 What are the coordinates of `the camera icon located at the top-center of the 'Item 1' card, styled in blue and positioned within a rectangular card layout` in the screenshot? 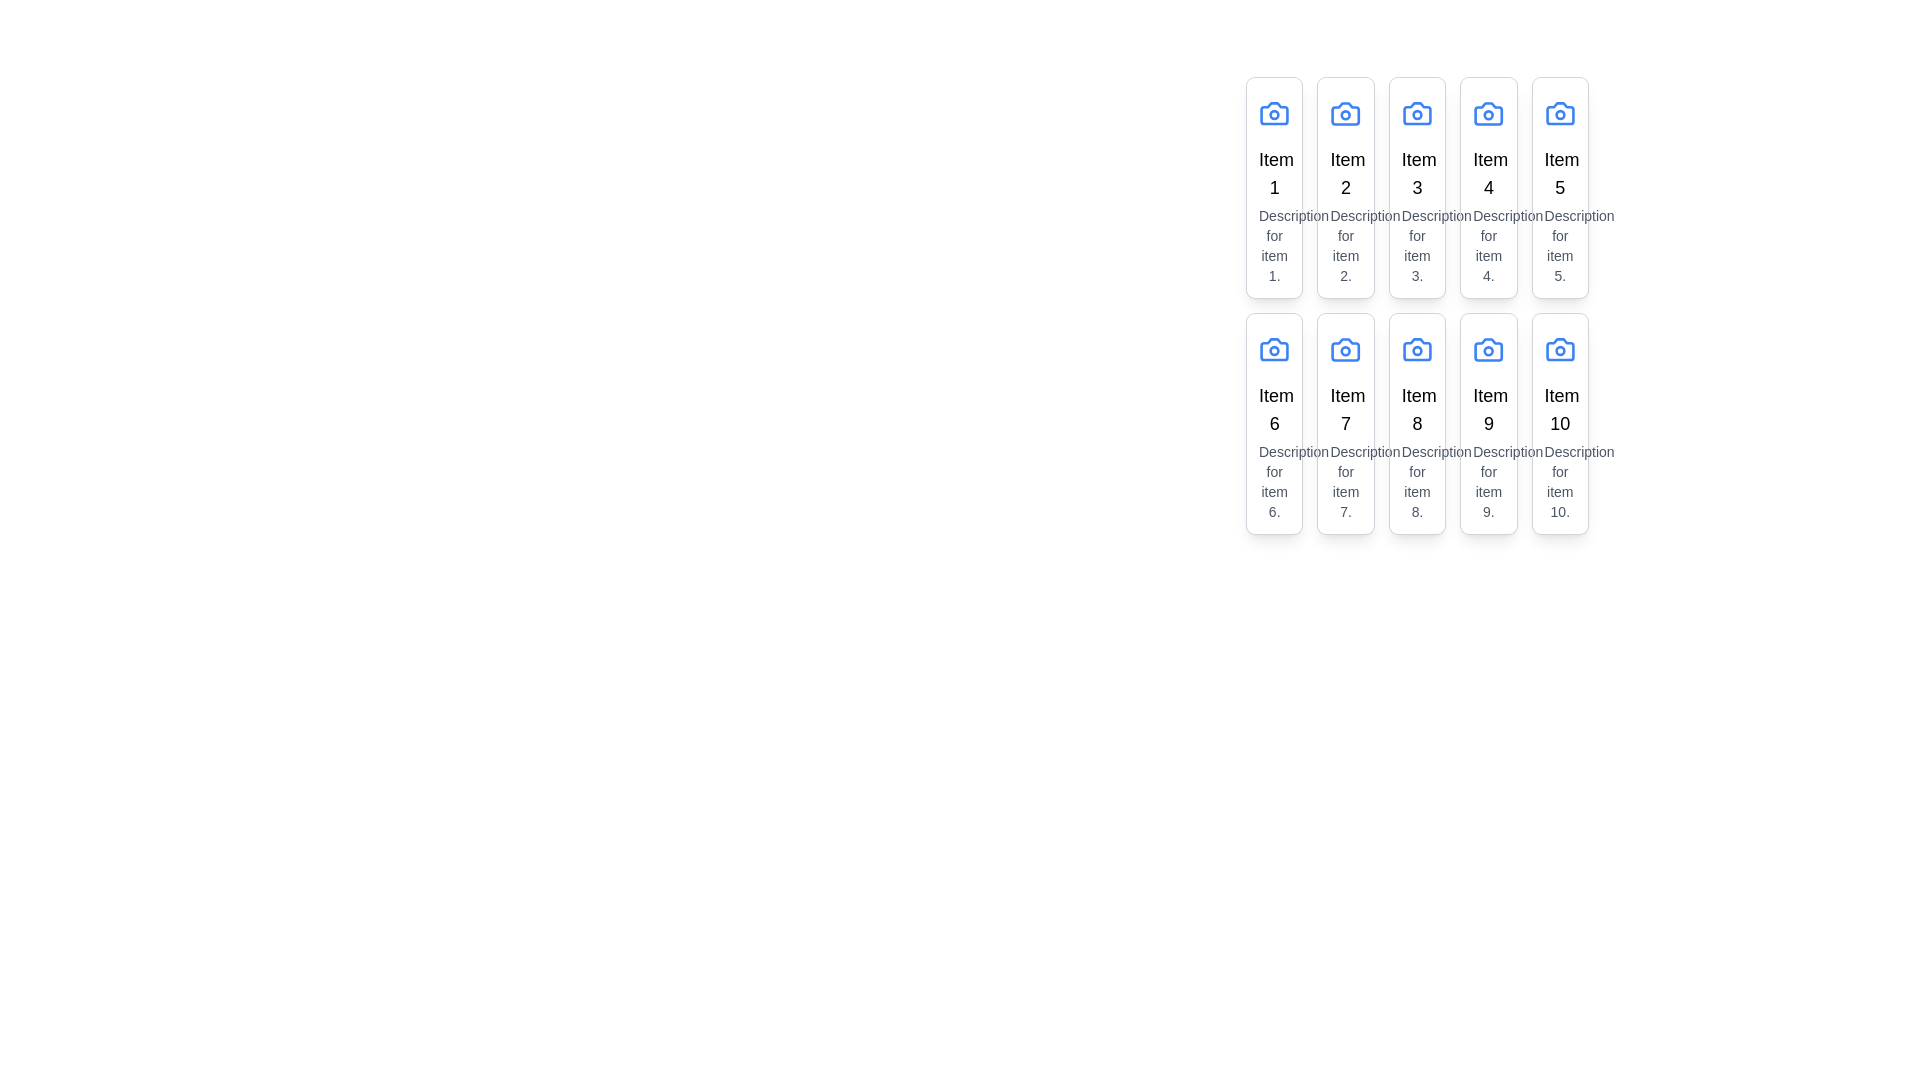 It's located at (1273, 114).